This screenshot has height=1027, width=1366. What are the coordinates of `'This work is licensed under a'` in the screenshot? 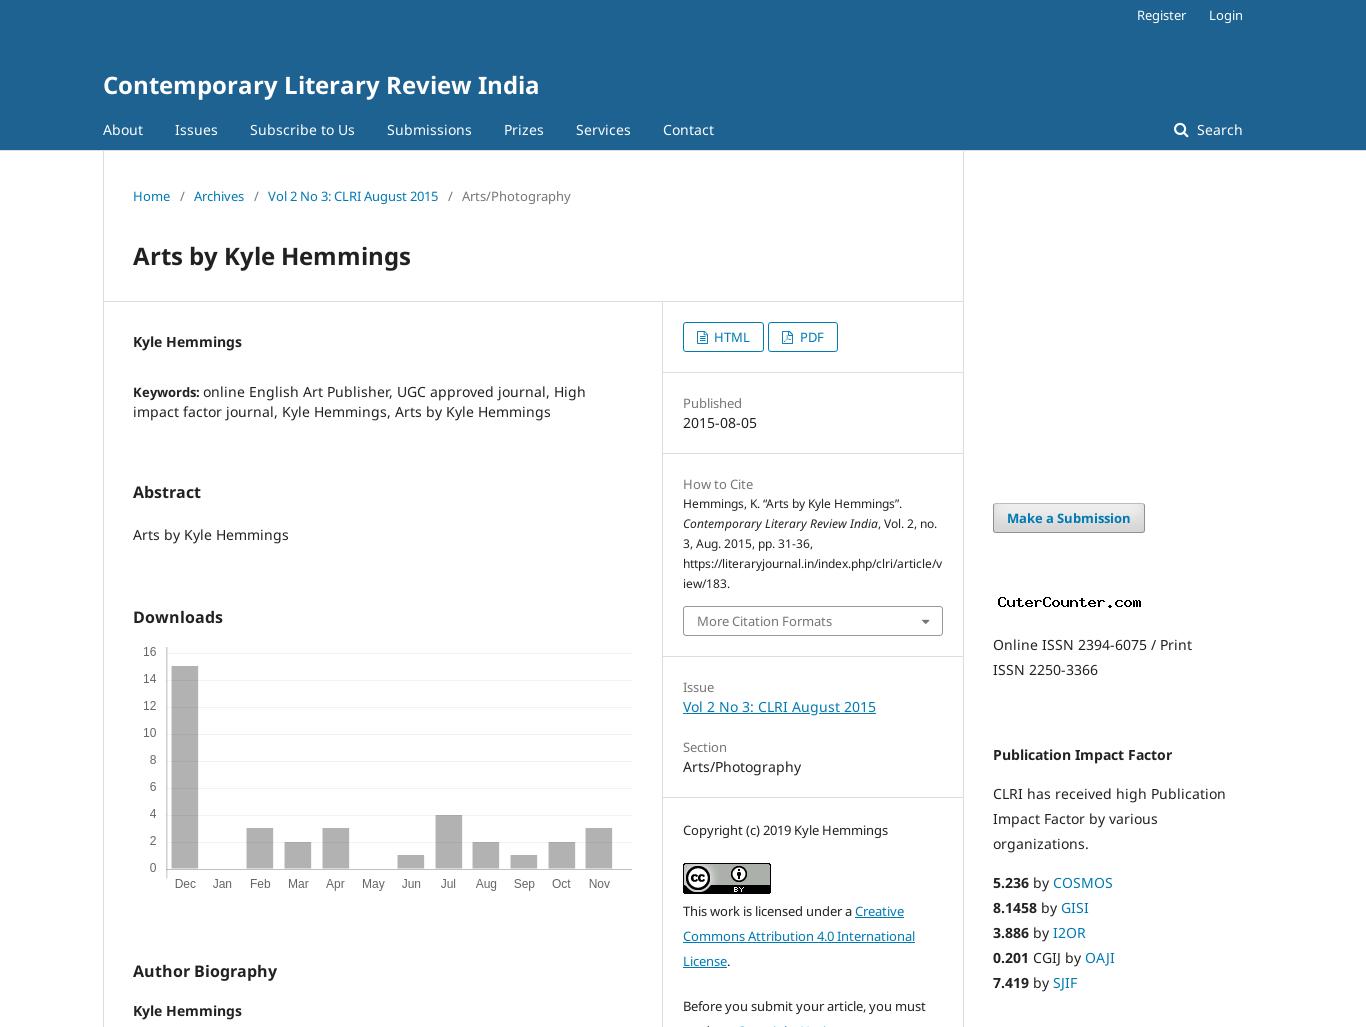 It's located at (683, 909).